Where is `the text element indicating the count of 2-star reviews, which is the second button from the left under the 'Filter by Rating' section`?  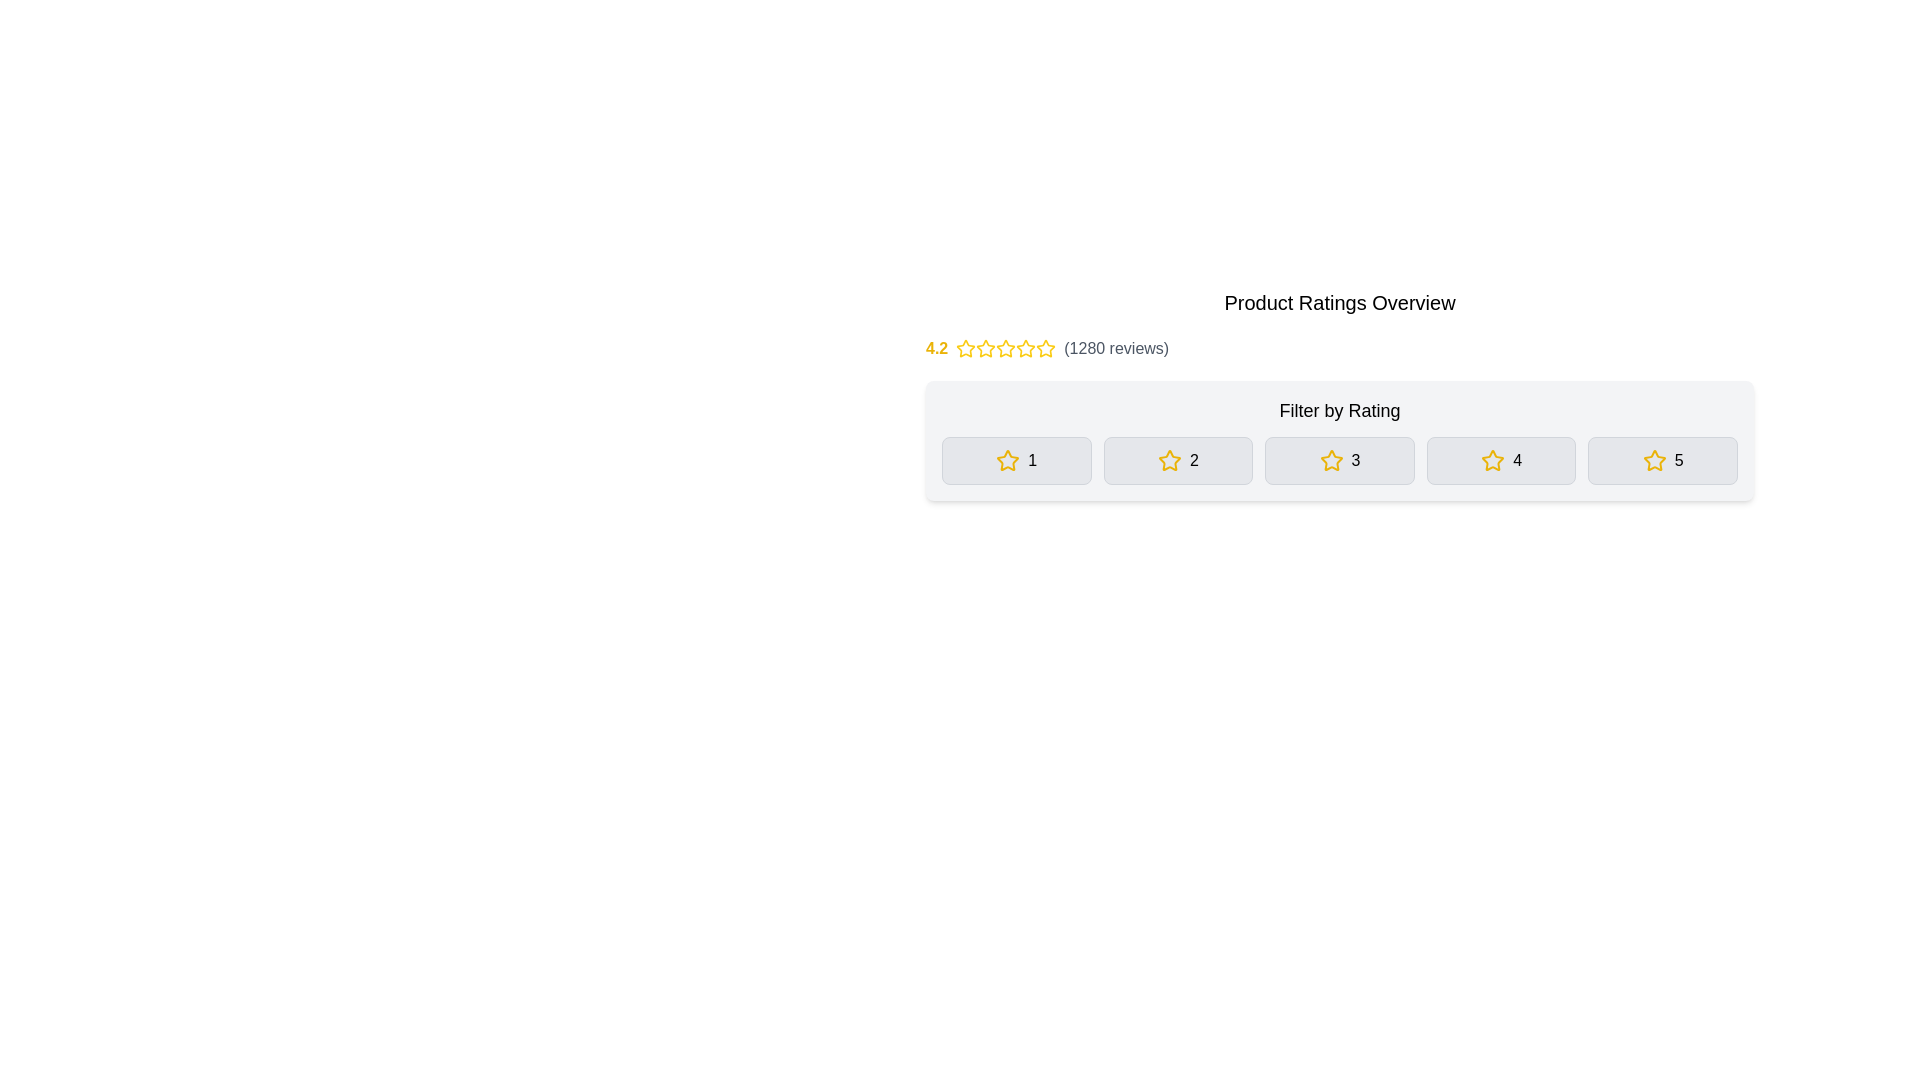 the text element indicating the count of 2-star reviews, which is the second button from the left under the 'Filter by Rating' section is located at coordinates (1194, 461).